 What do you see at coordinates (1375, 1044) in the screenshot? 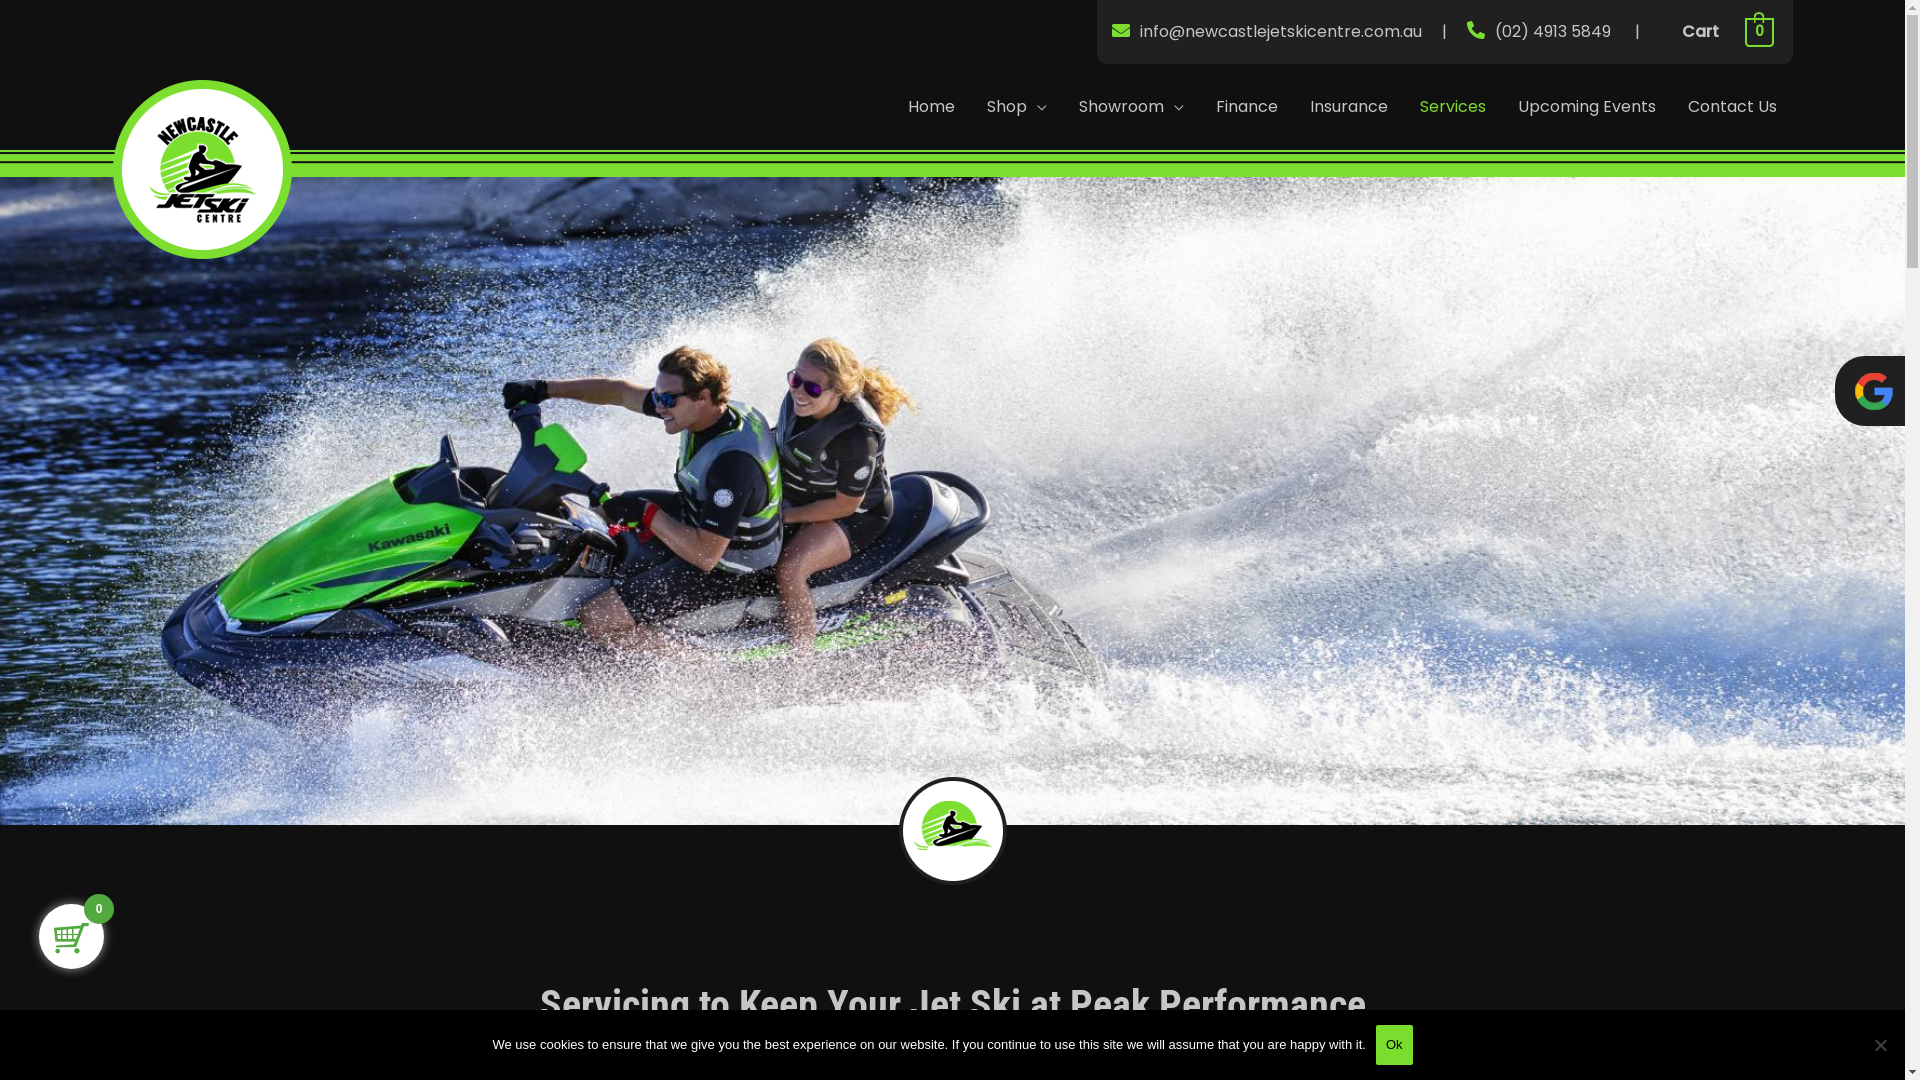
I see `'Ok'` at bounding box center [1375, 1044].